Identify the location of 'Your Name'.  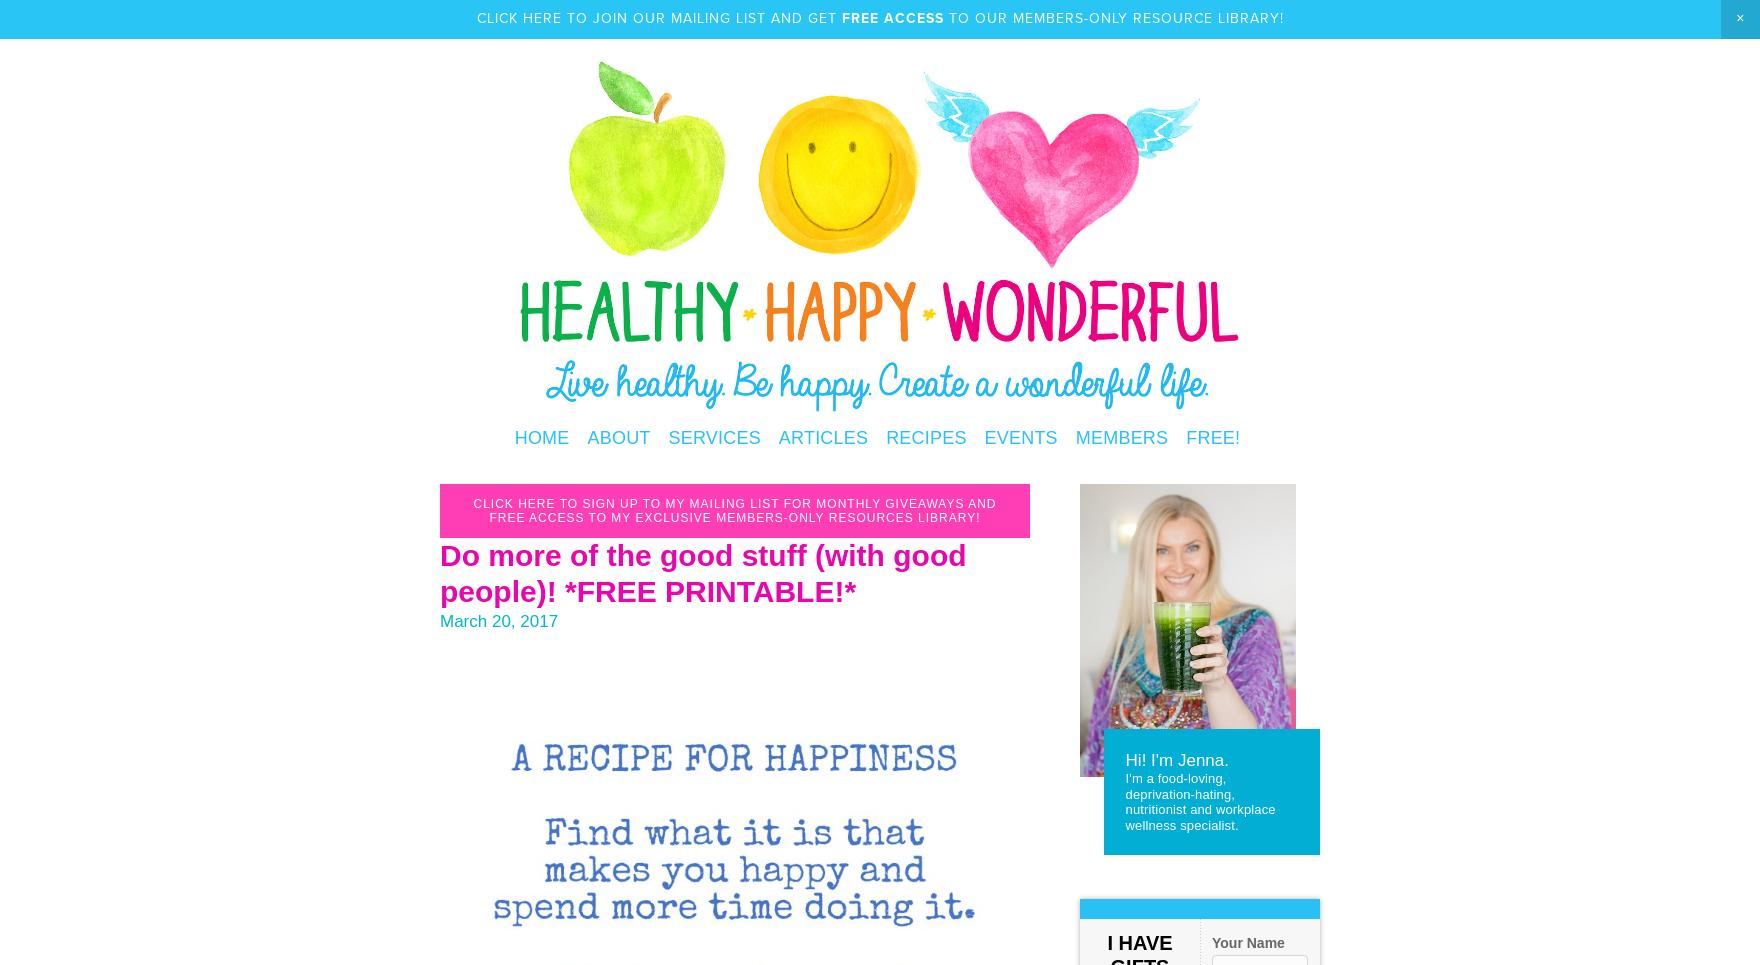
(1247, 942).